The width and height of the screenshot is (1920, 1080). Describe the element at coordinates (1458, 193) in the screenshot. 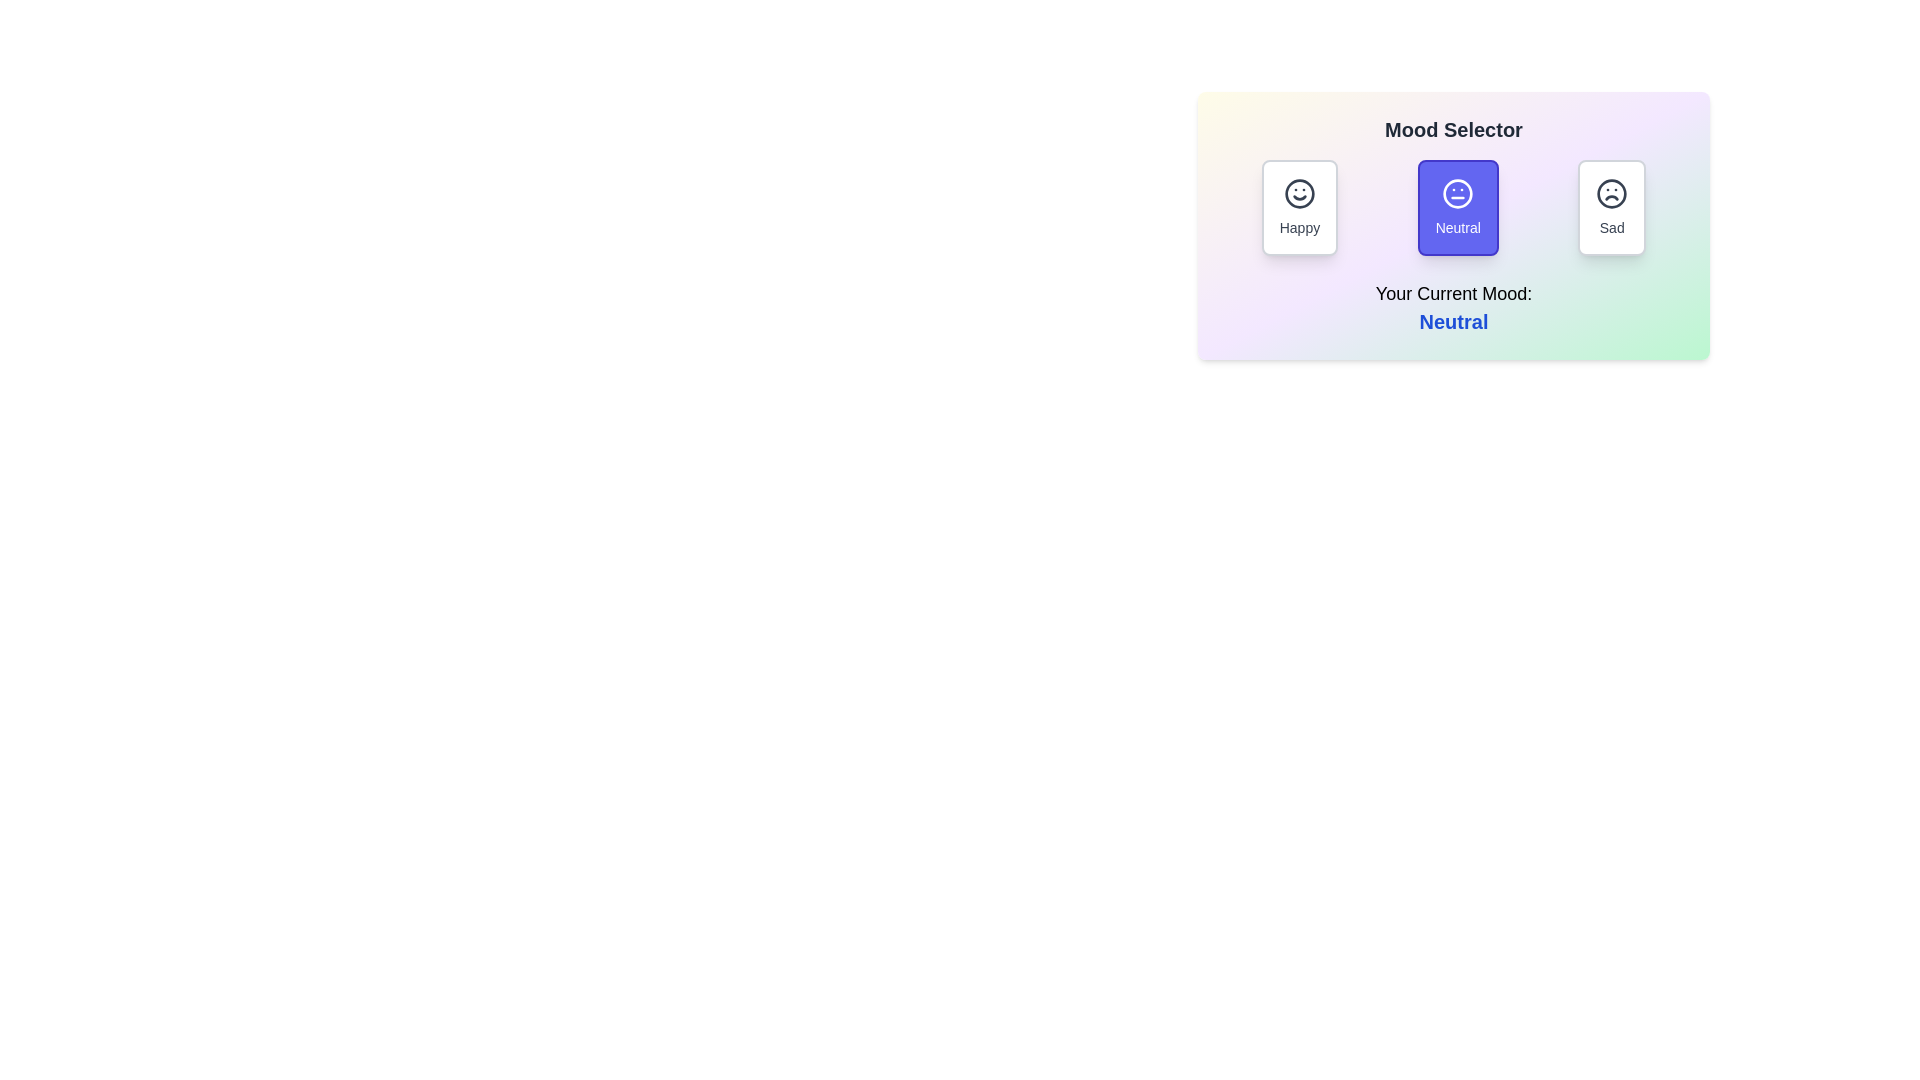

I see `the neutral face emoji represented by the circle, which is centrally located within the highlighted blue rectangular region among the mood options` at that location.